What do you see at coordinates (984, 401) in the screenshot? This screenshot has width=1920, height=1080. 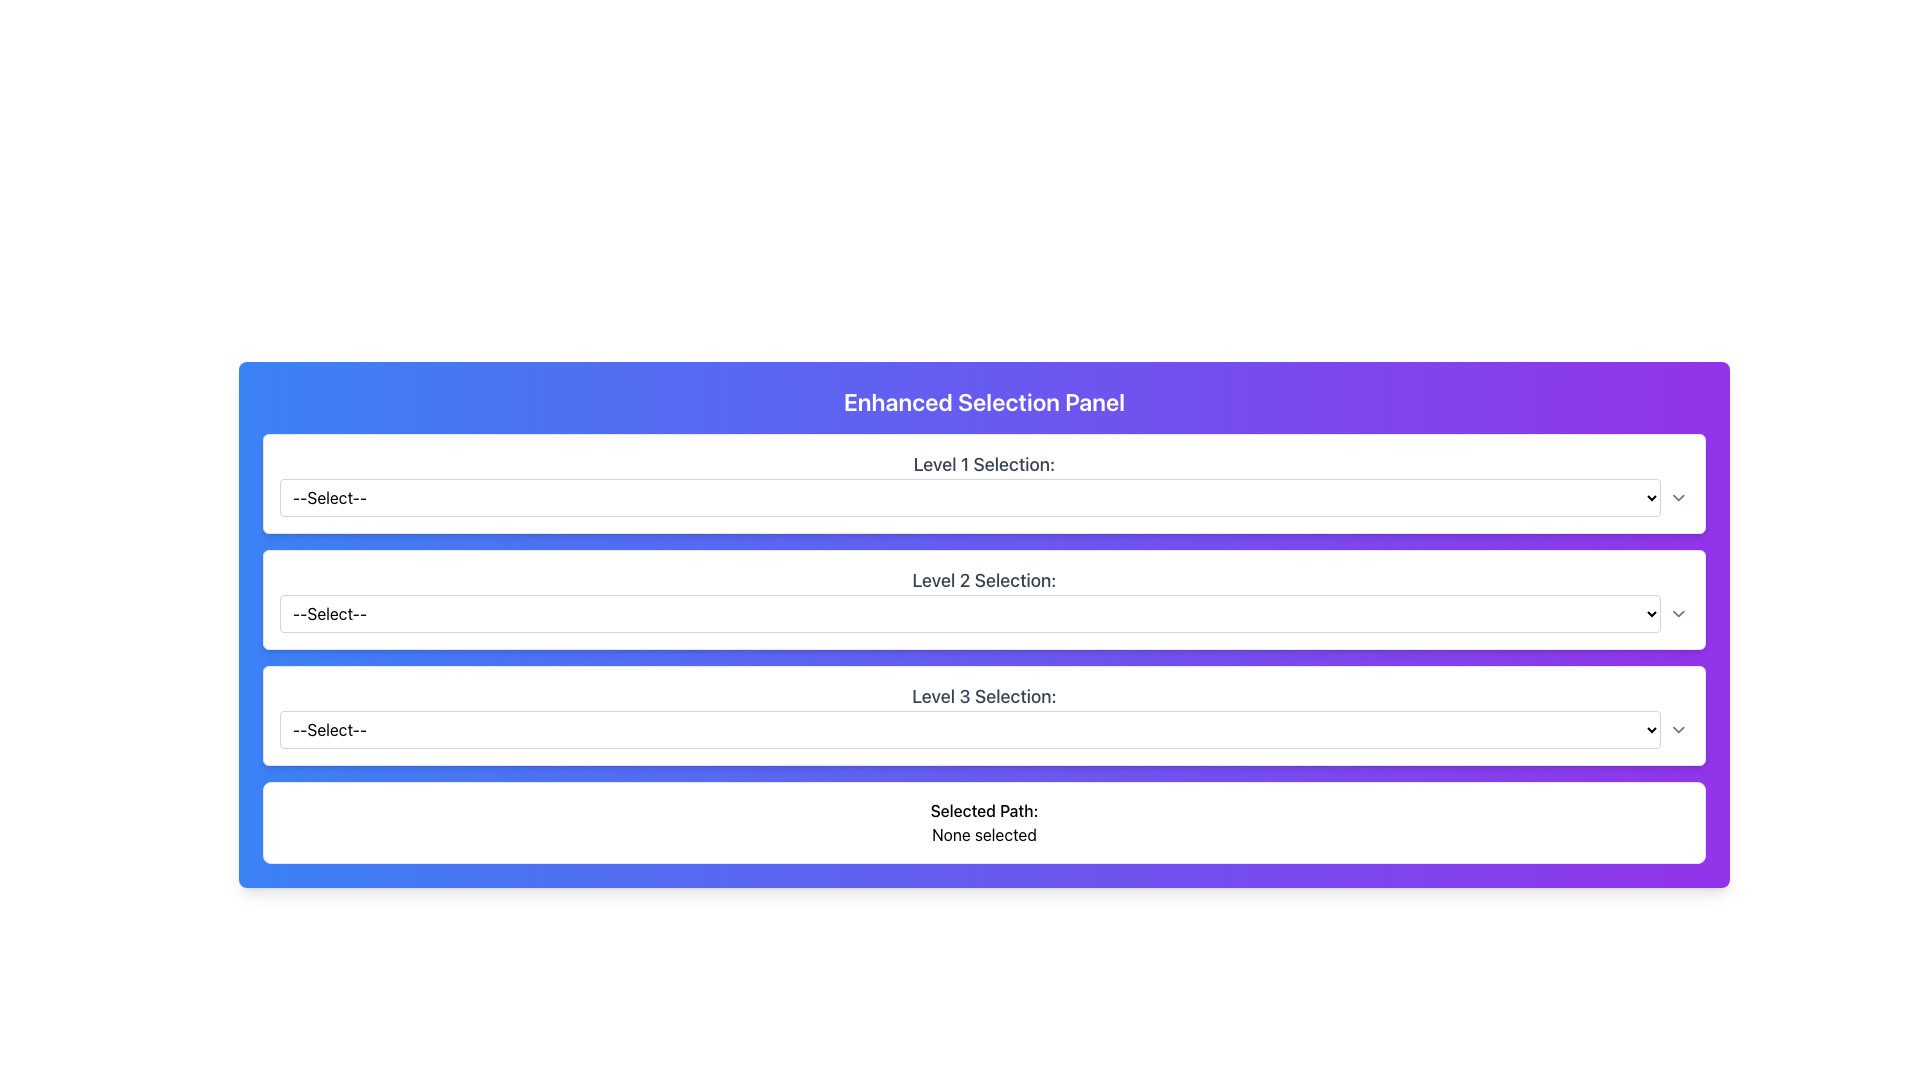 I see `the heading element that serves as the title for the panel, which is located at the top-center of the layout with a gradient background and rounded corners` at bounding box center [984, 401].